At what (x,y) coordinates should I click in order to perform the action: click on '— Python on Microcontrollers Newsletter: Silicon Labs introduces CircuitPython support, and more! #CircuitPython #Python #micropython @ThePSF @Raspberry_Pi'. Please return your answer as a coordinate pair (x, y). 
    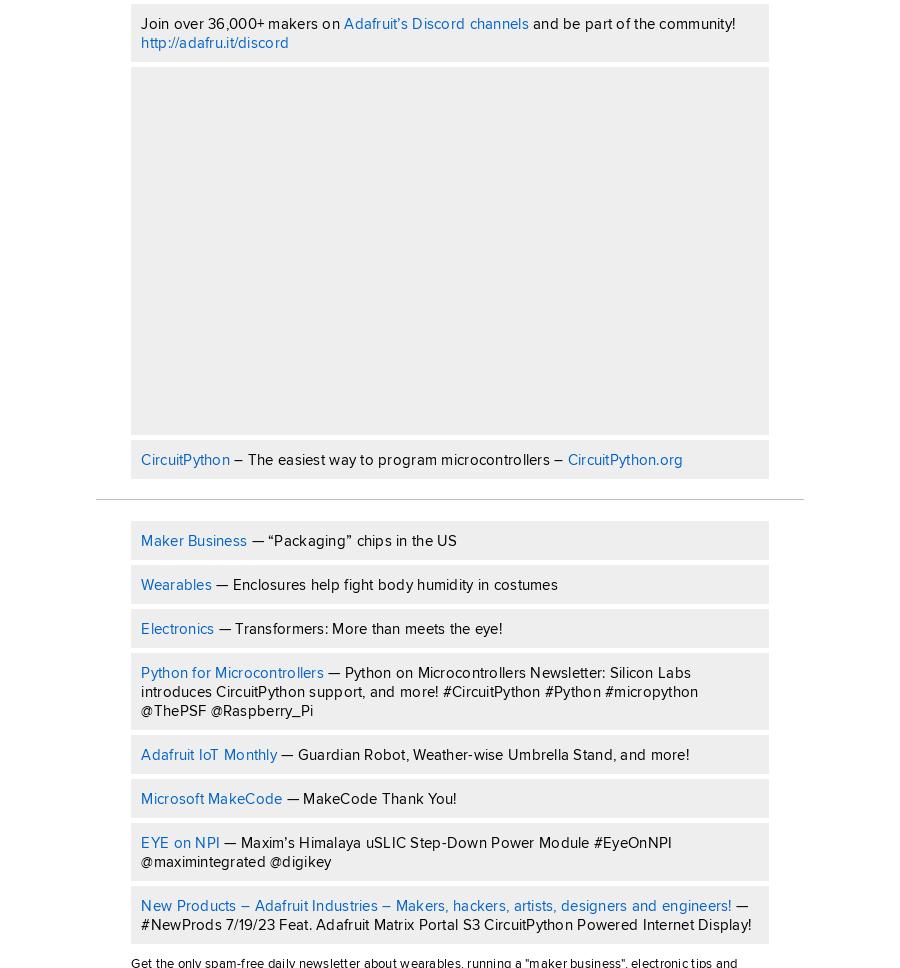
    Looking at the image, I should click on (419, 689).